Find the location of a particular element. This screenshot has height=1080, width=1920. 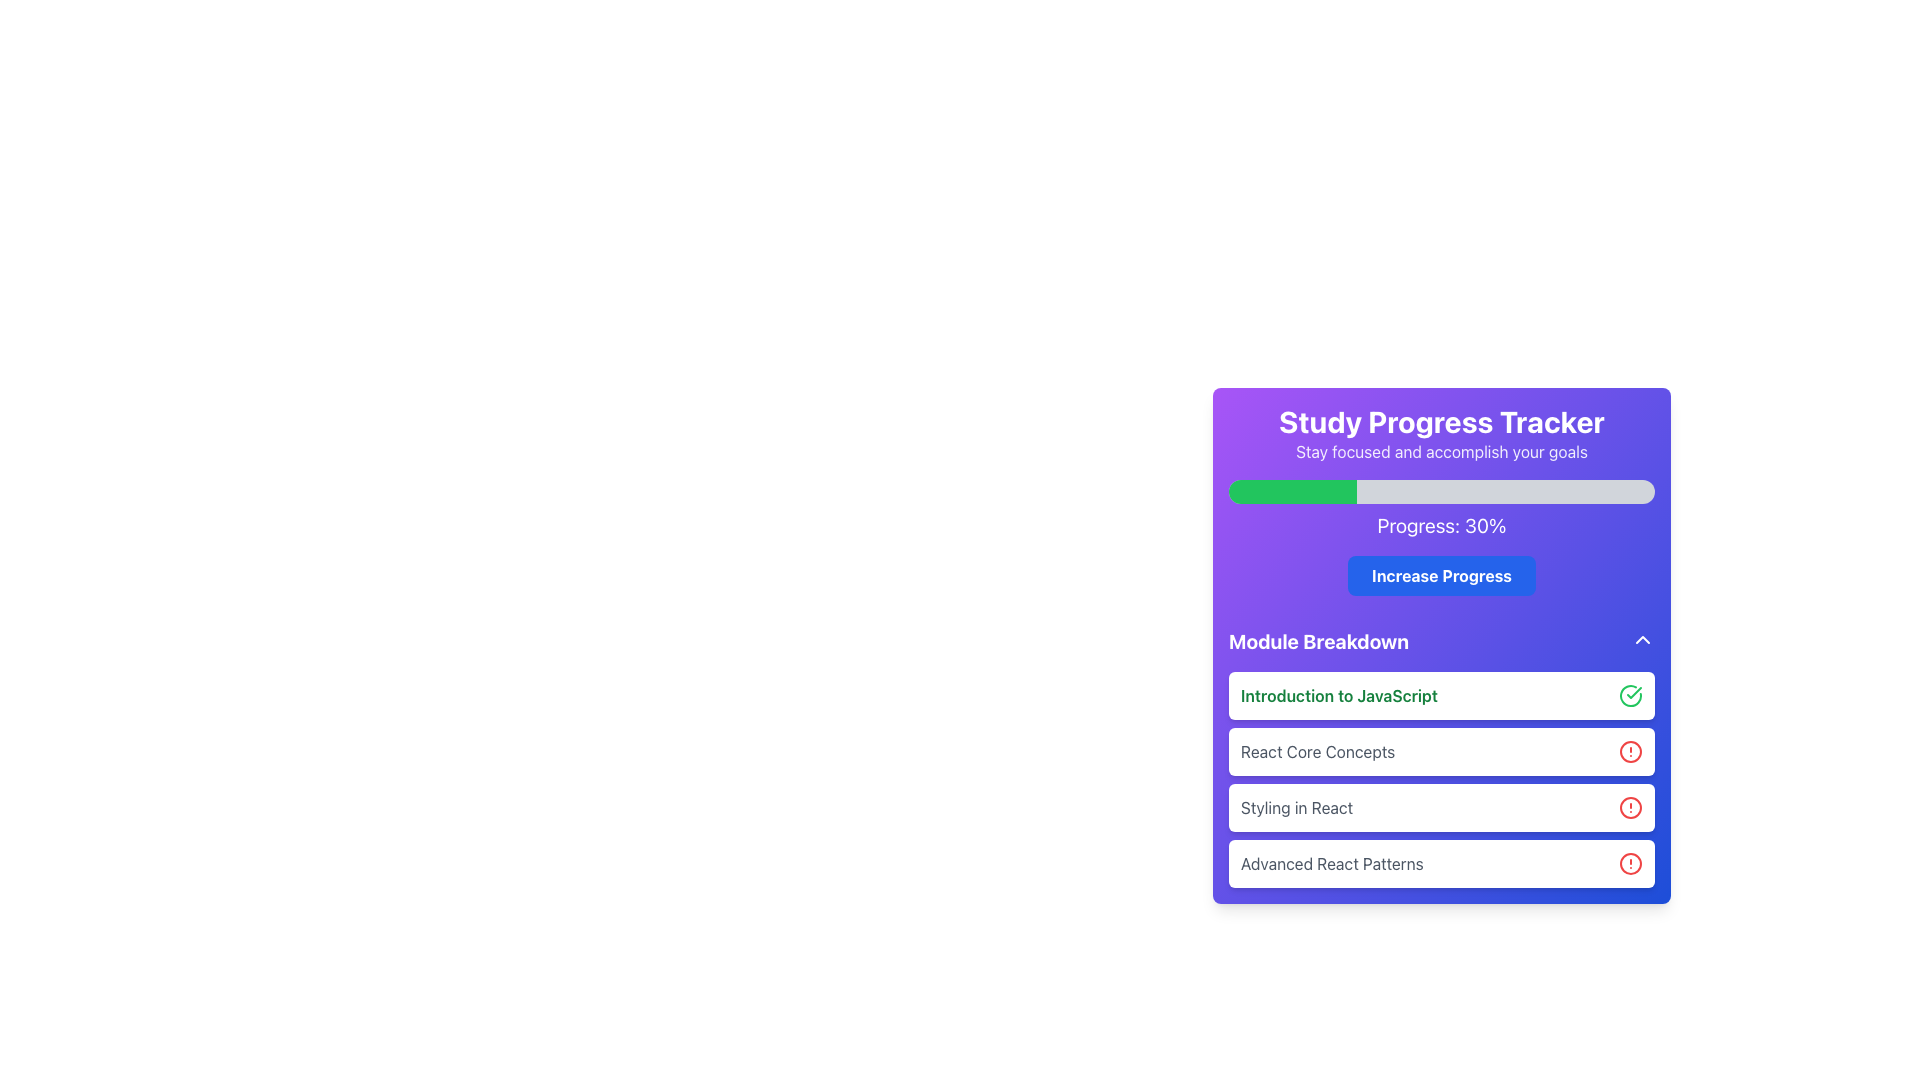

the upward-pointing chevron icon button, which is located to the right of the 'Module Breakdown' text is located at coordinates (1642, 640).